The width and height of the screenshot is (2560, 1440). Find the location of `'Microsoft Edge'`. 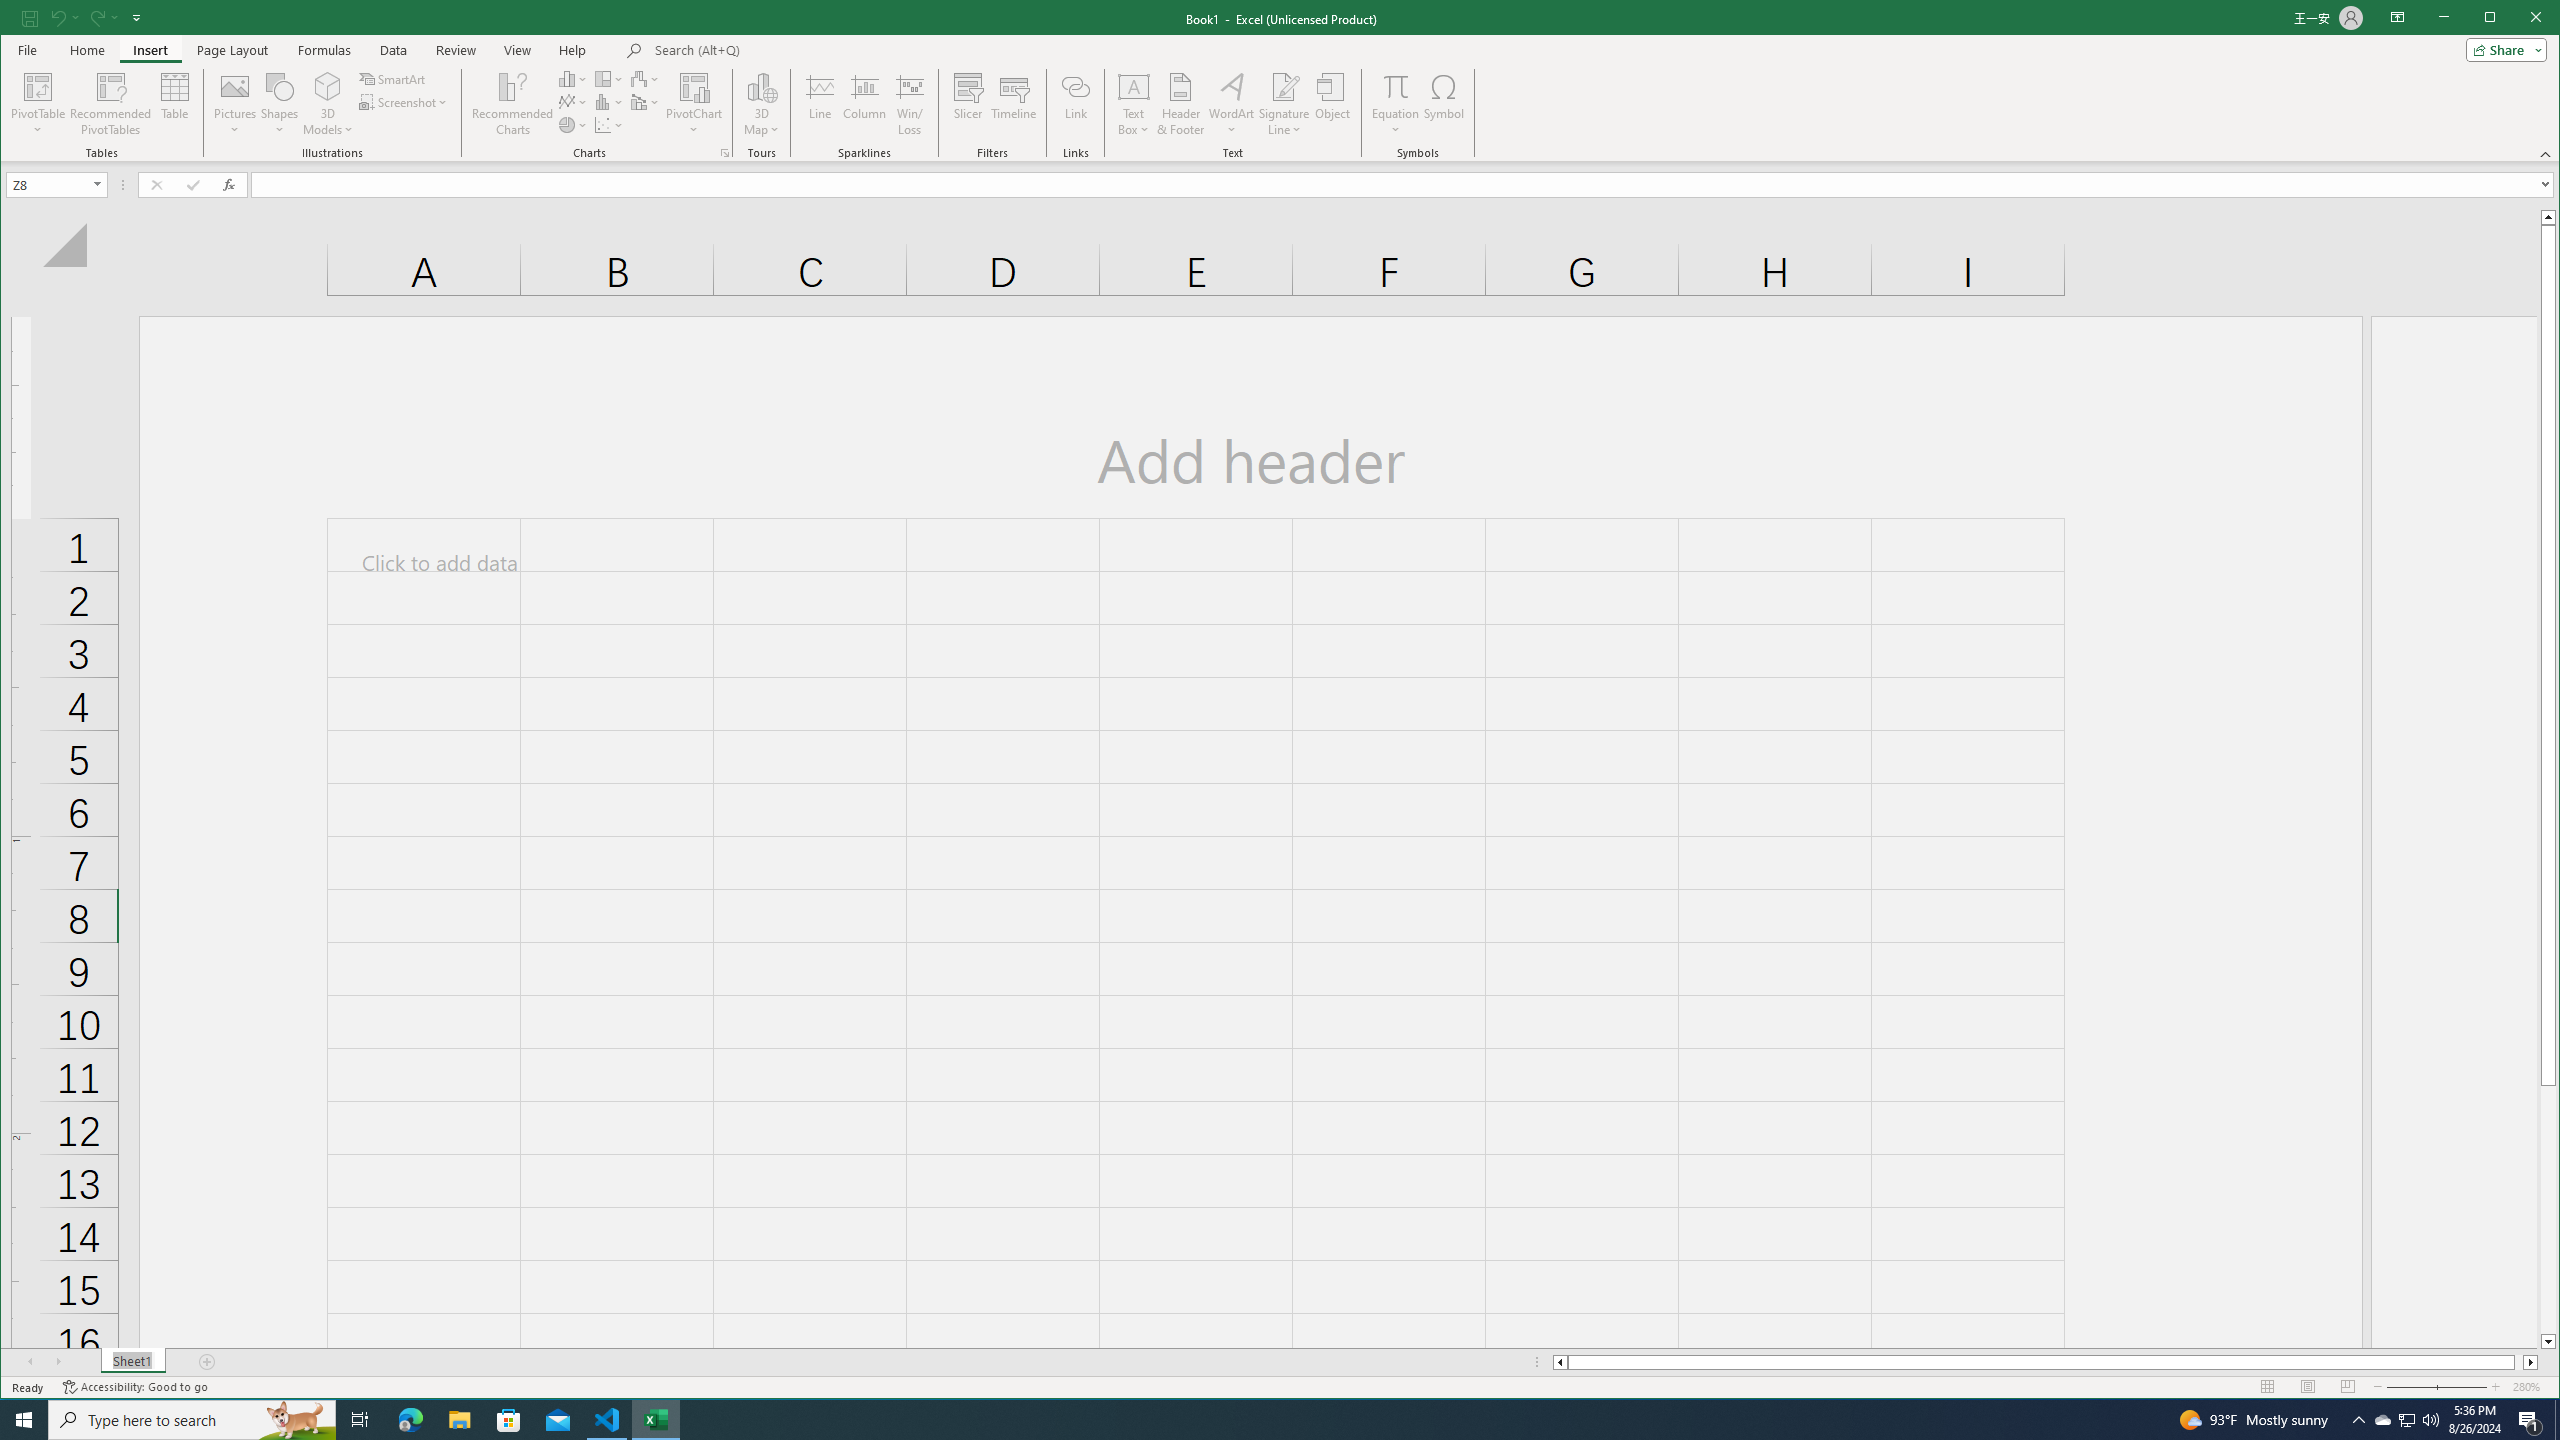

'Microsoft Edge' is located at coordinates (409, 1418).